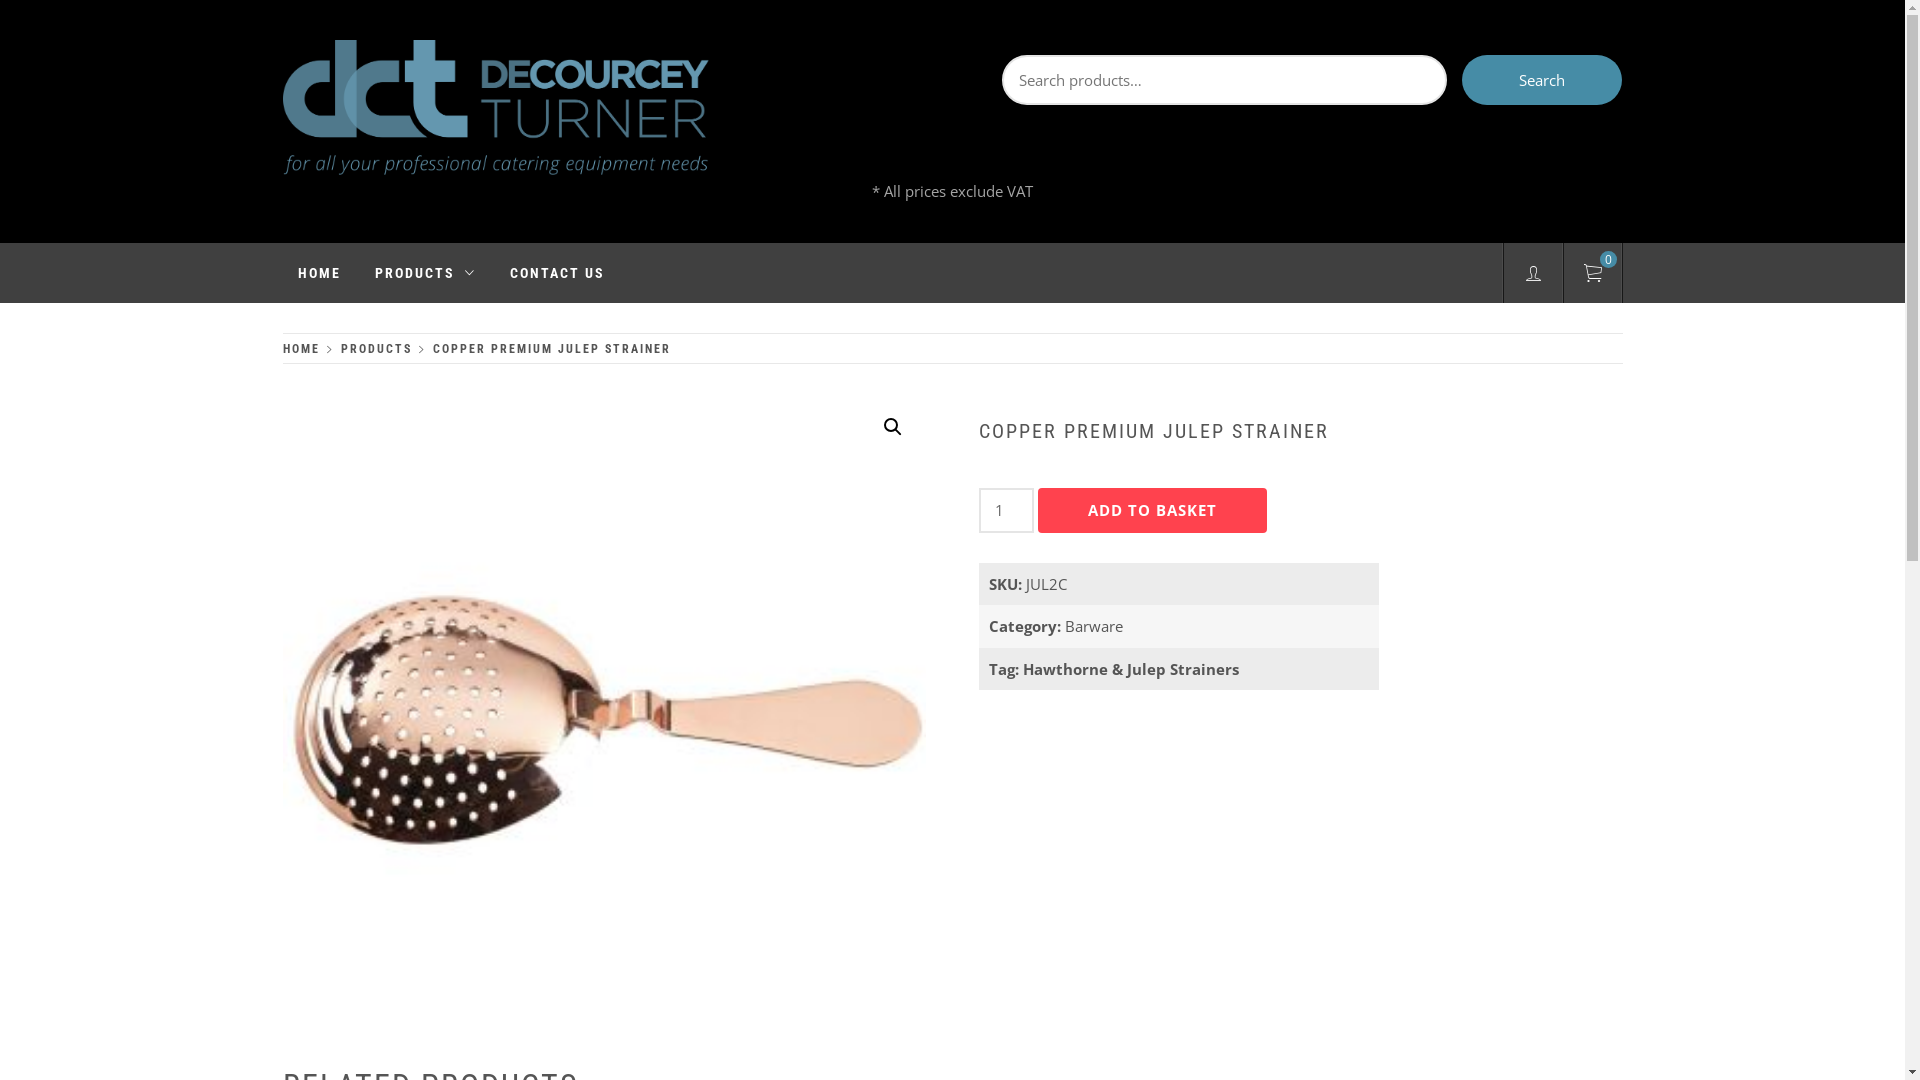 This screenshot has width=1920, height=1080. What do you see at coordinates (1131, 668) in the screenshot?
I see `'Hawthorne & Julep Strainers'` at bounding box center [1131, 668].